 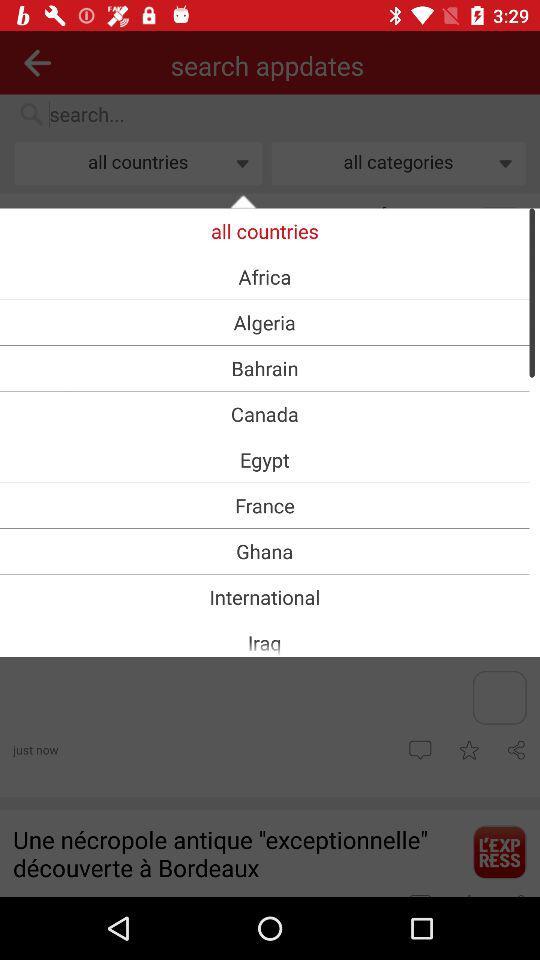 I want to click on the icon above the france item, so click(x=264, y=459).